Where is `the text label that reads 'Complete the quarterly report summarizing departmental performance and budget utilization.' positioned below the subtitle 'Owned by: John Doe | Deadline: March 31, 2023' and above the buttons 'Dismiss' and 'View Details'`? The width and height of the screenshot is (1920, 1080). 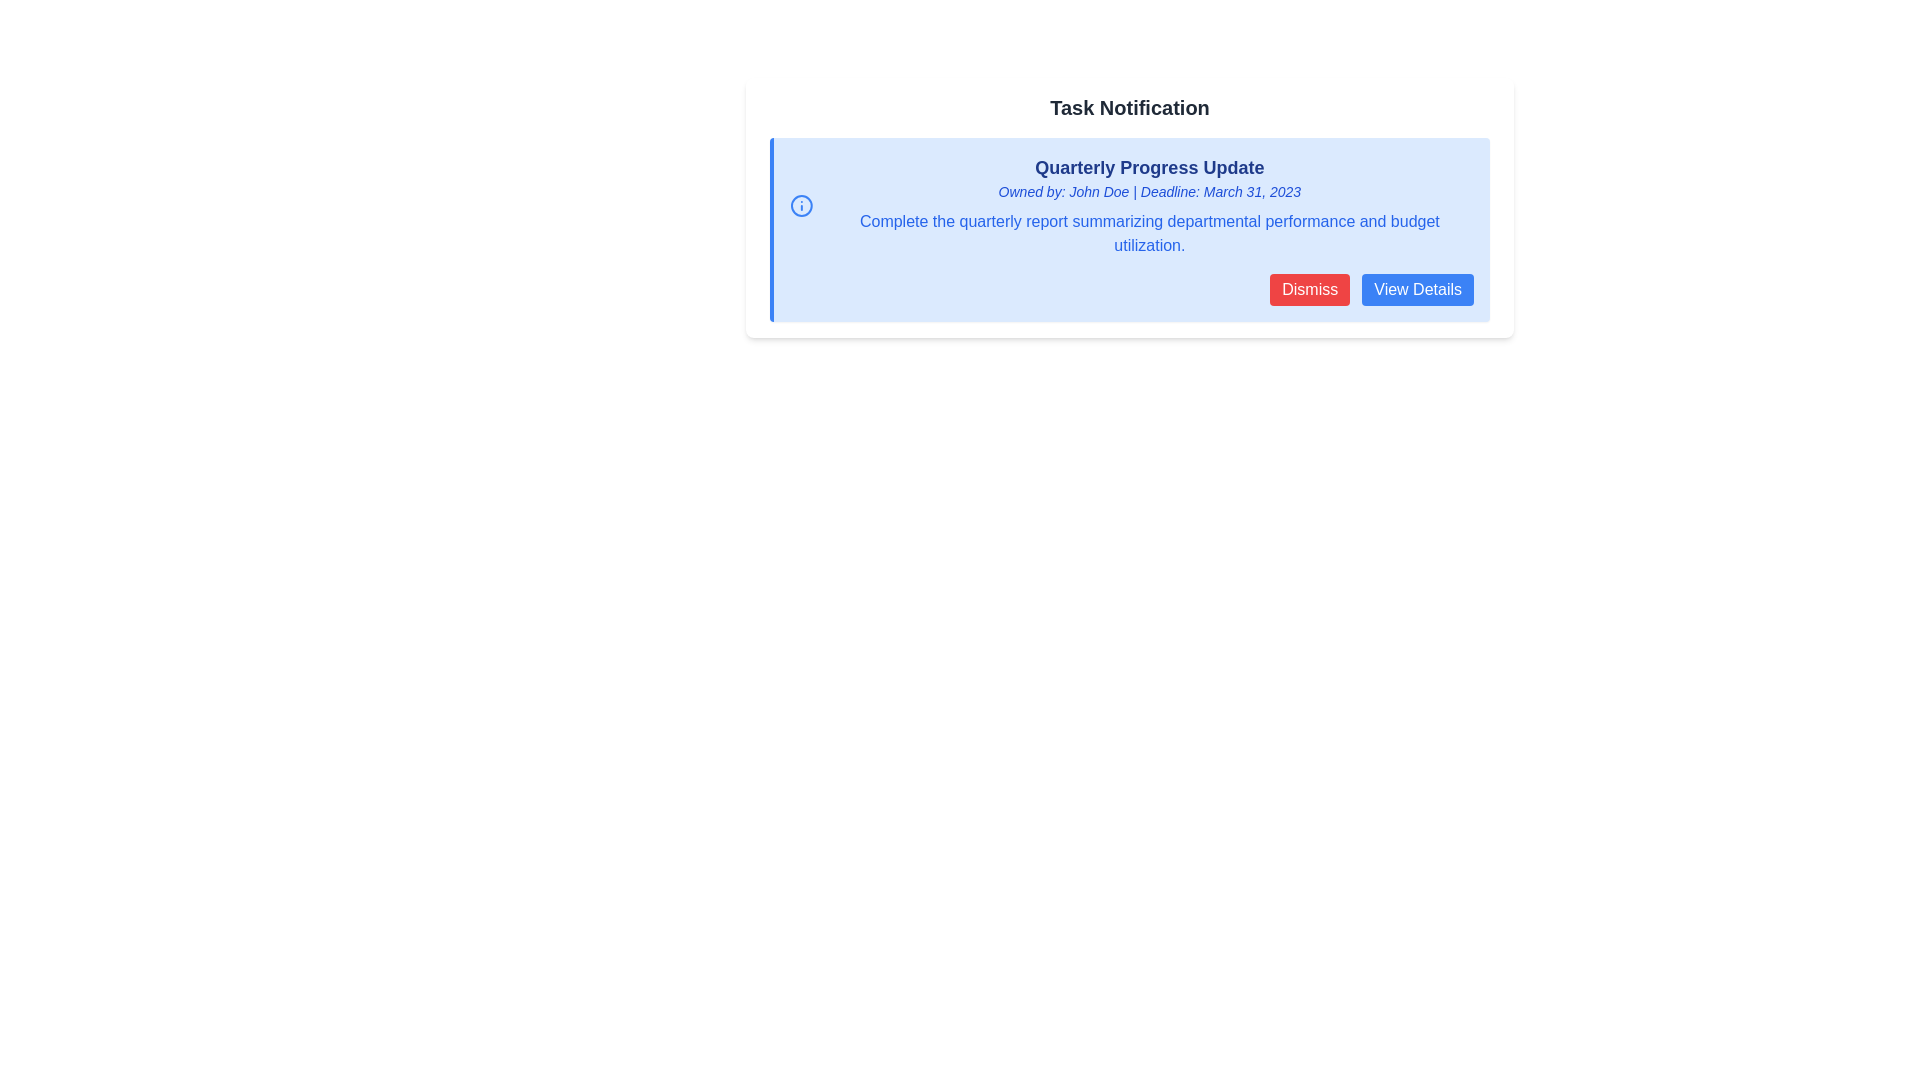 the text label that reads 'Complete the quarterly report summarizing departmental performance and budget utilization.' positioned below the subtitle 'Owned by: John Doe | Deadline: March 31, 2023' and above the buttons 'Dismiss' and 'View Details' is located at coordinates (1149, 233).